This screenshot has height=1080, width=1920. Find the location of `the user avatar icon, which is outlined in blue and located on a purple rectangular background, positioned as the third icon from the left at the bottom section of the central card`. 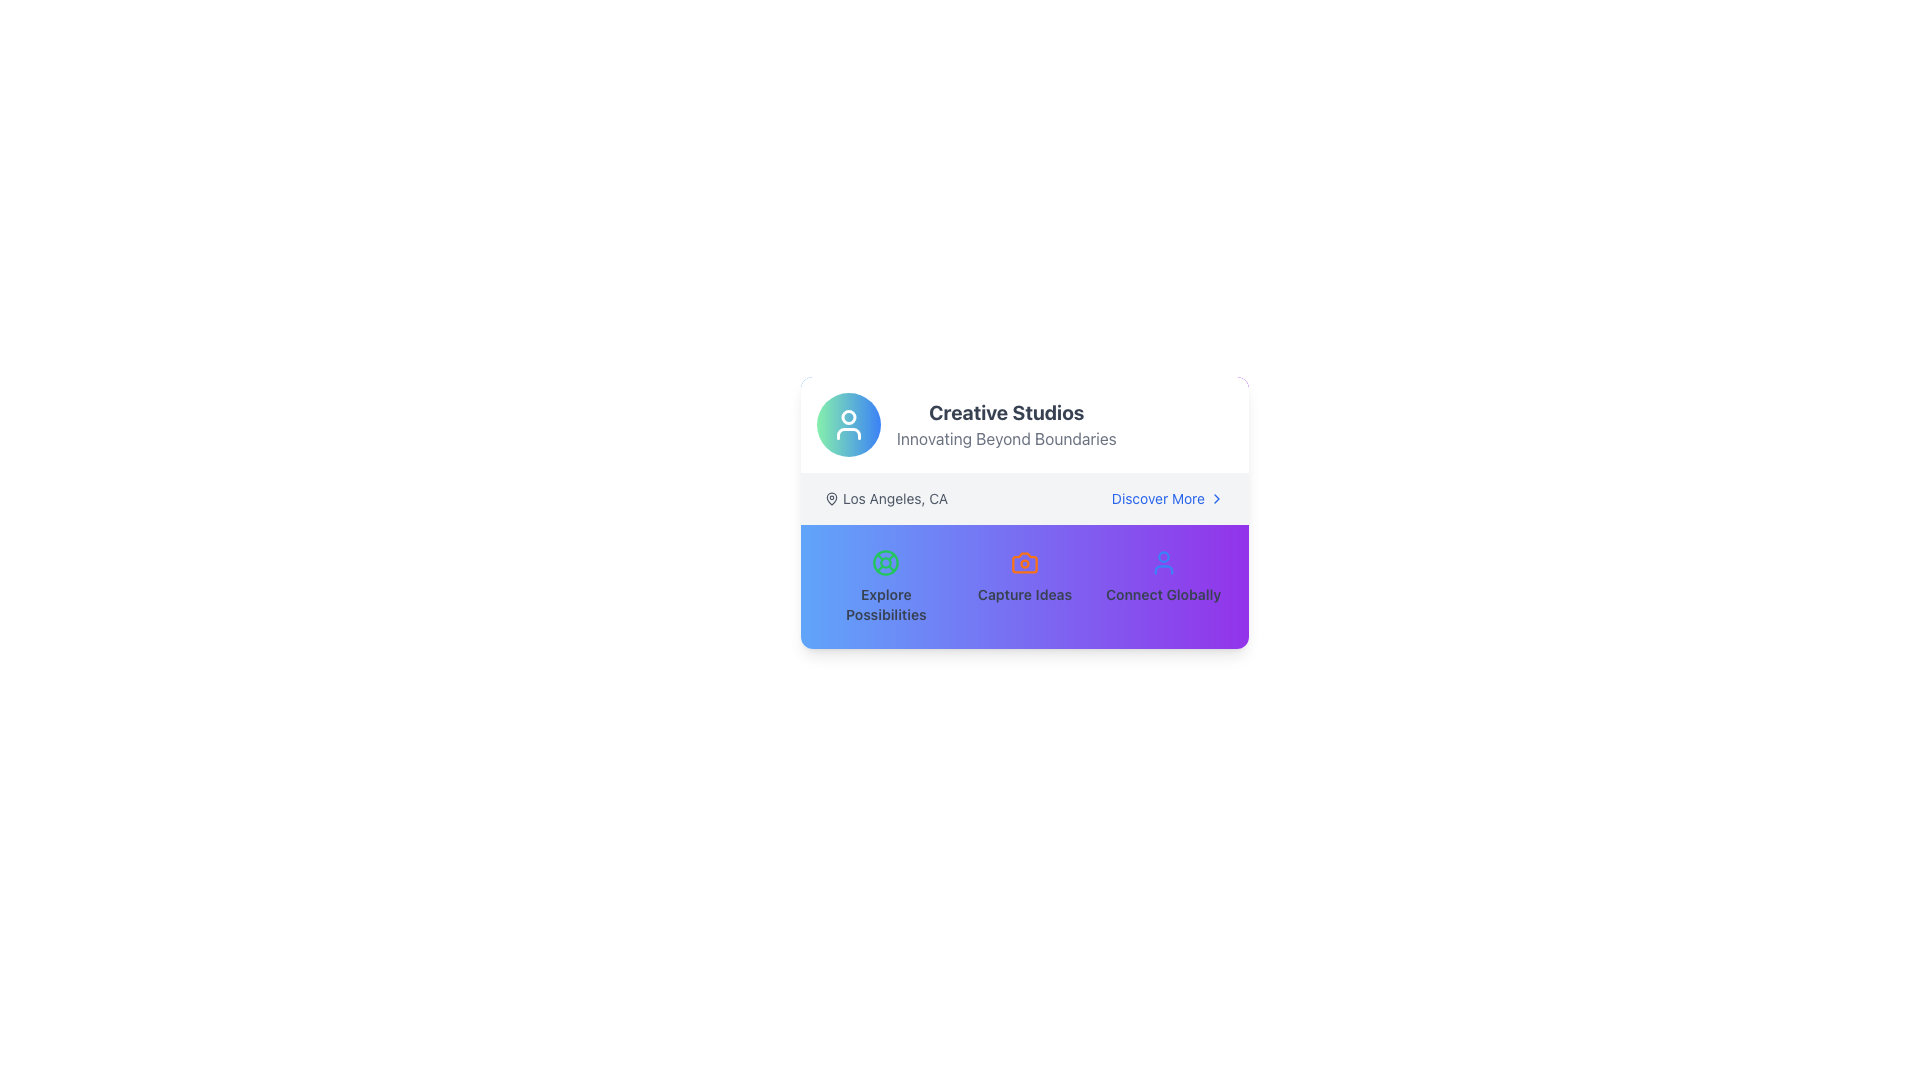

the user avatar icon, which is outlined in blue and located on a purple rectangular background, positioned as the third icon from the left at the bottom section of the central card is located at coordinates (1163, 563).